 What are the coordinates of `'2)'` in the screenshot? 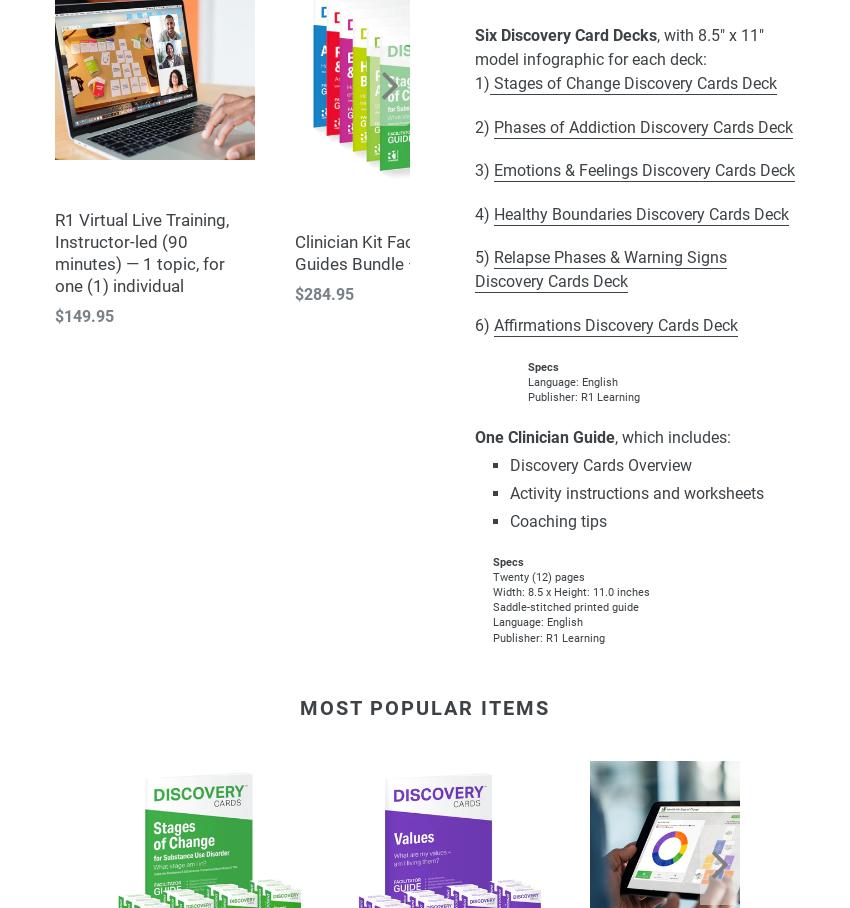 It's located at (484, 126).